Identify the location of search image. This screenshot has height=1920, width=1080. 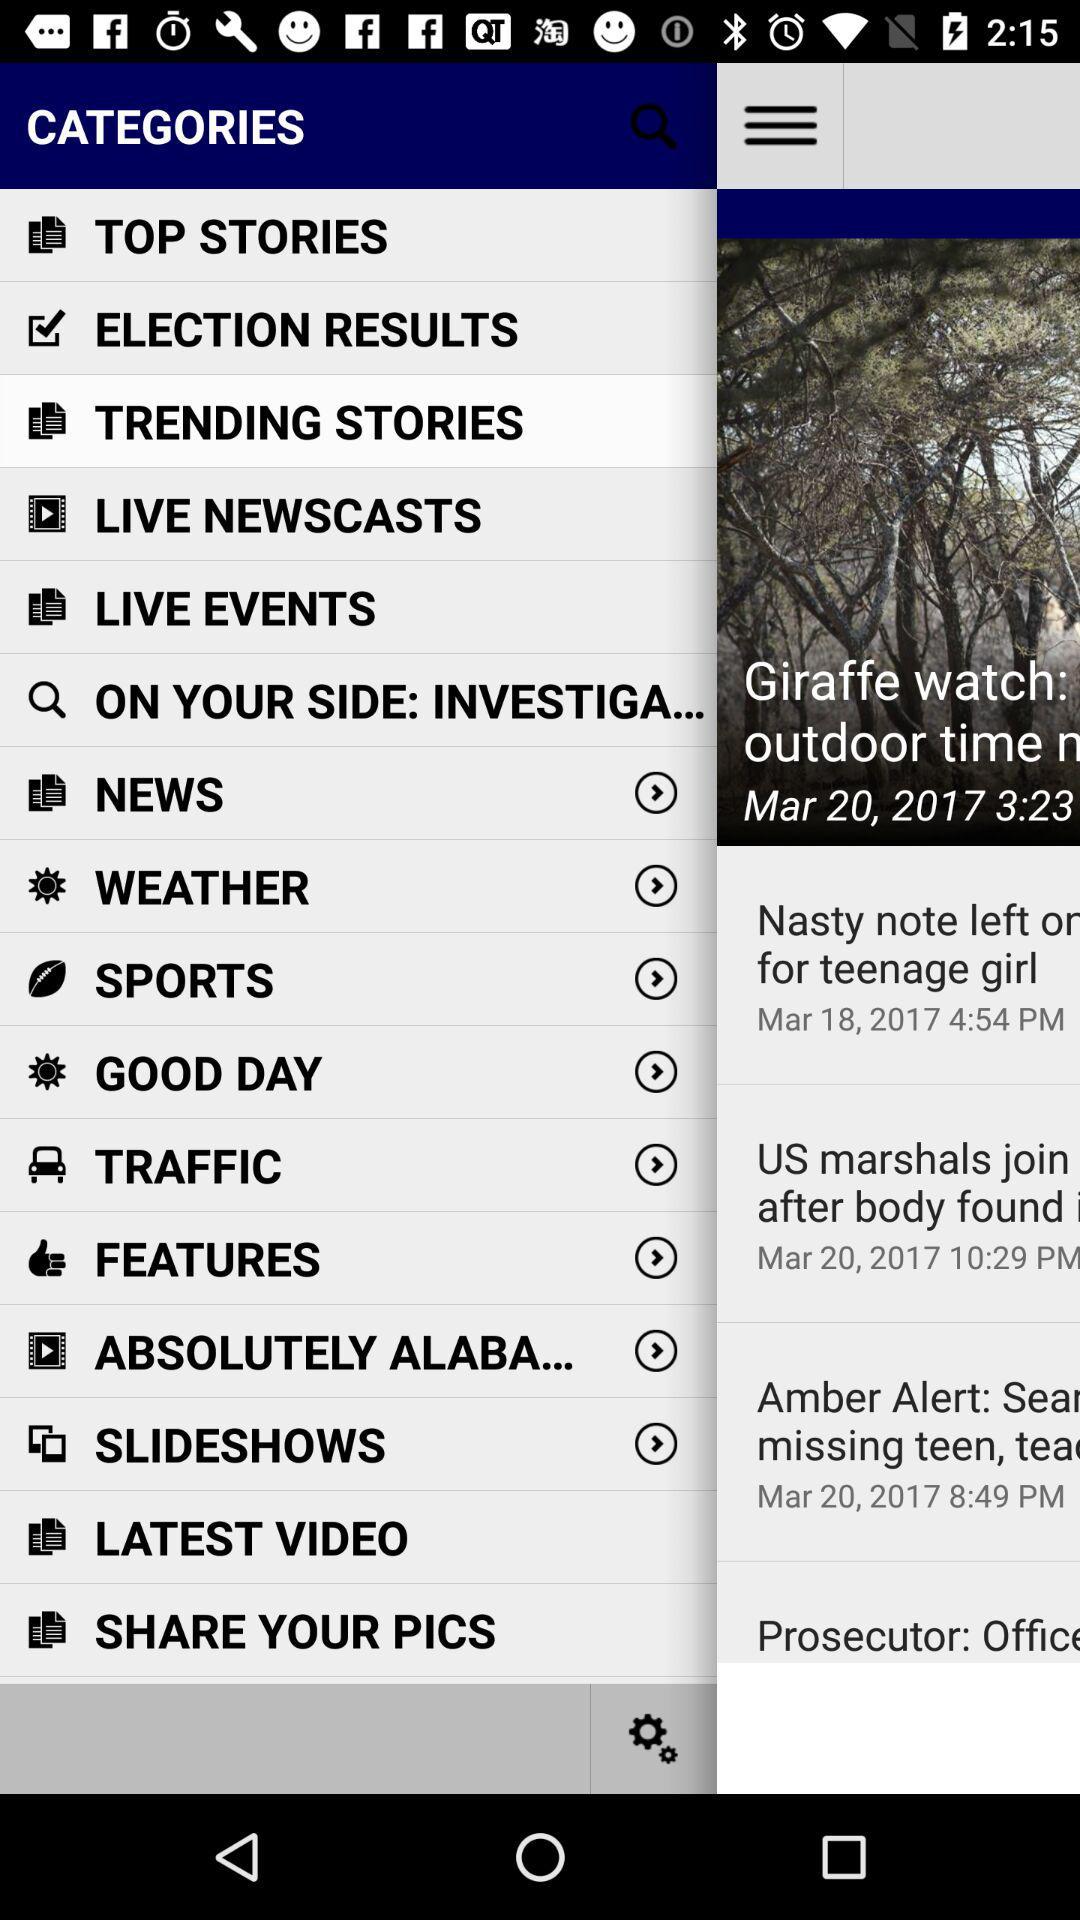
(654, 124).